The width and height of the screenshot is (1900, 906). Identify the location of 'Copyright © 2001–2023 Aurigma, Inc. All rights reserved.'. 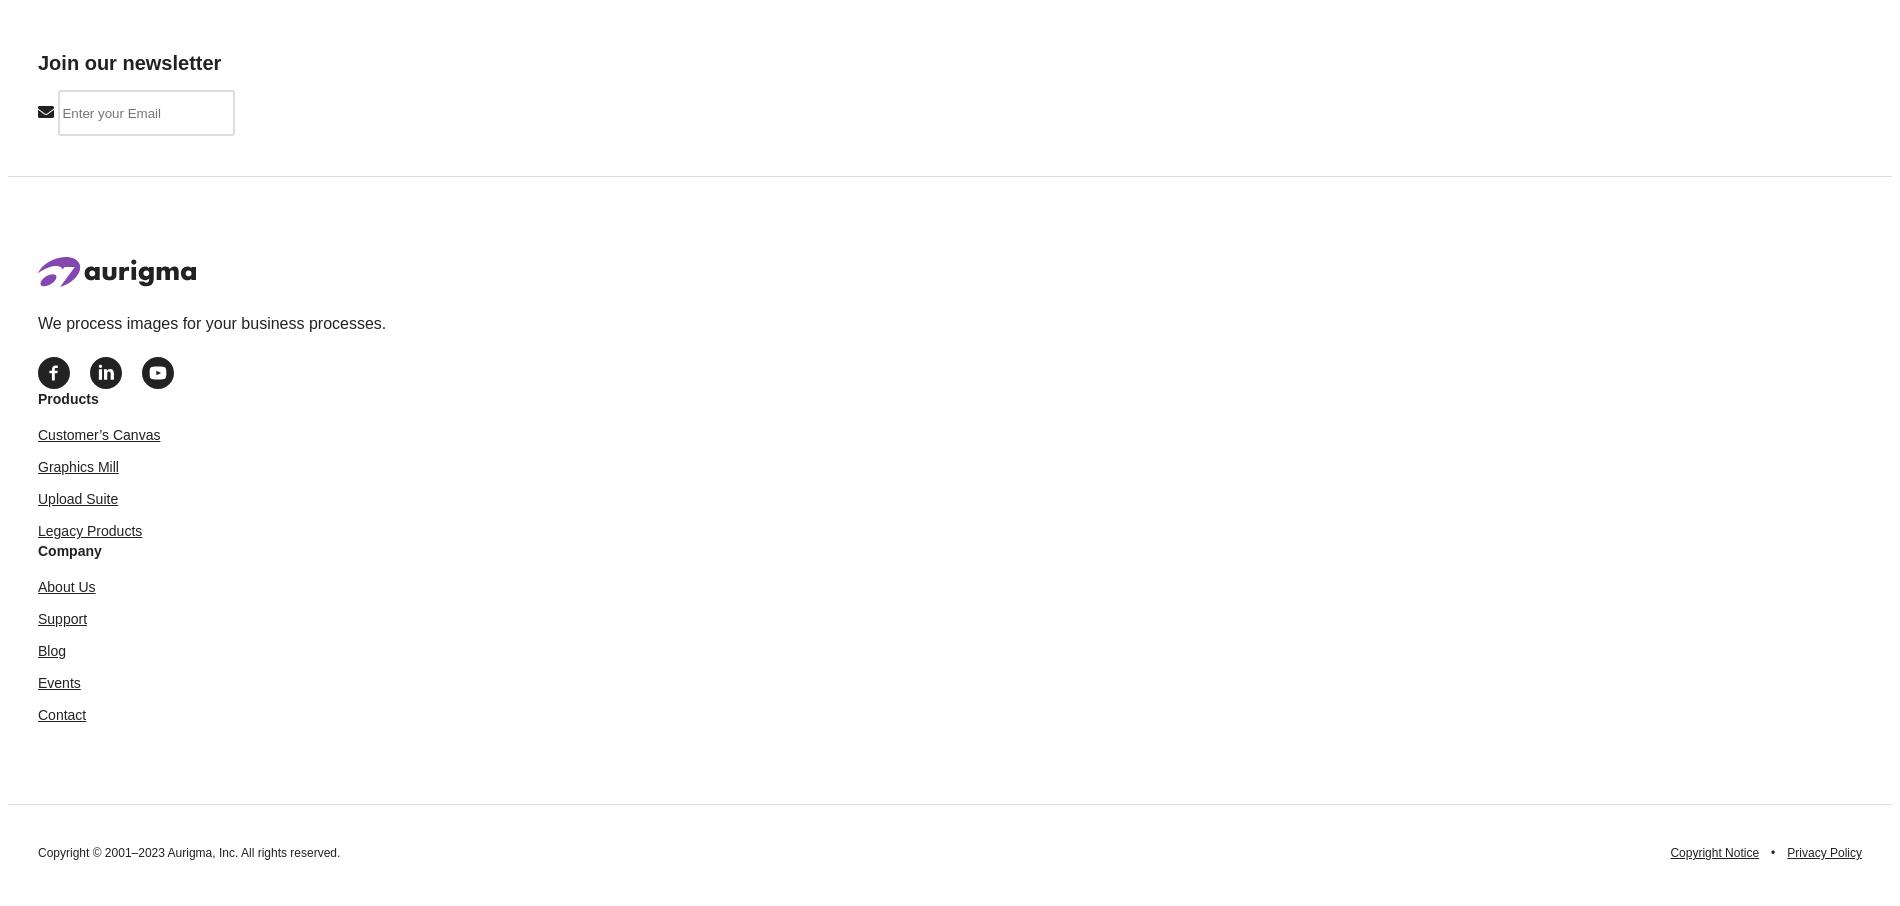
(189, 851).